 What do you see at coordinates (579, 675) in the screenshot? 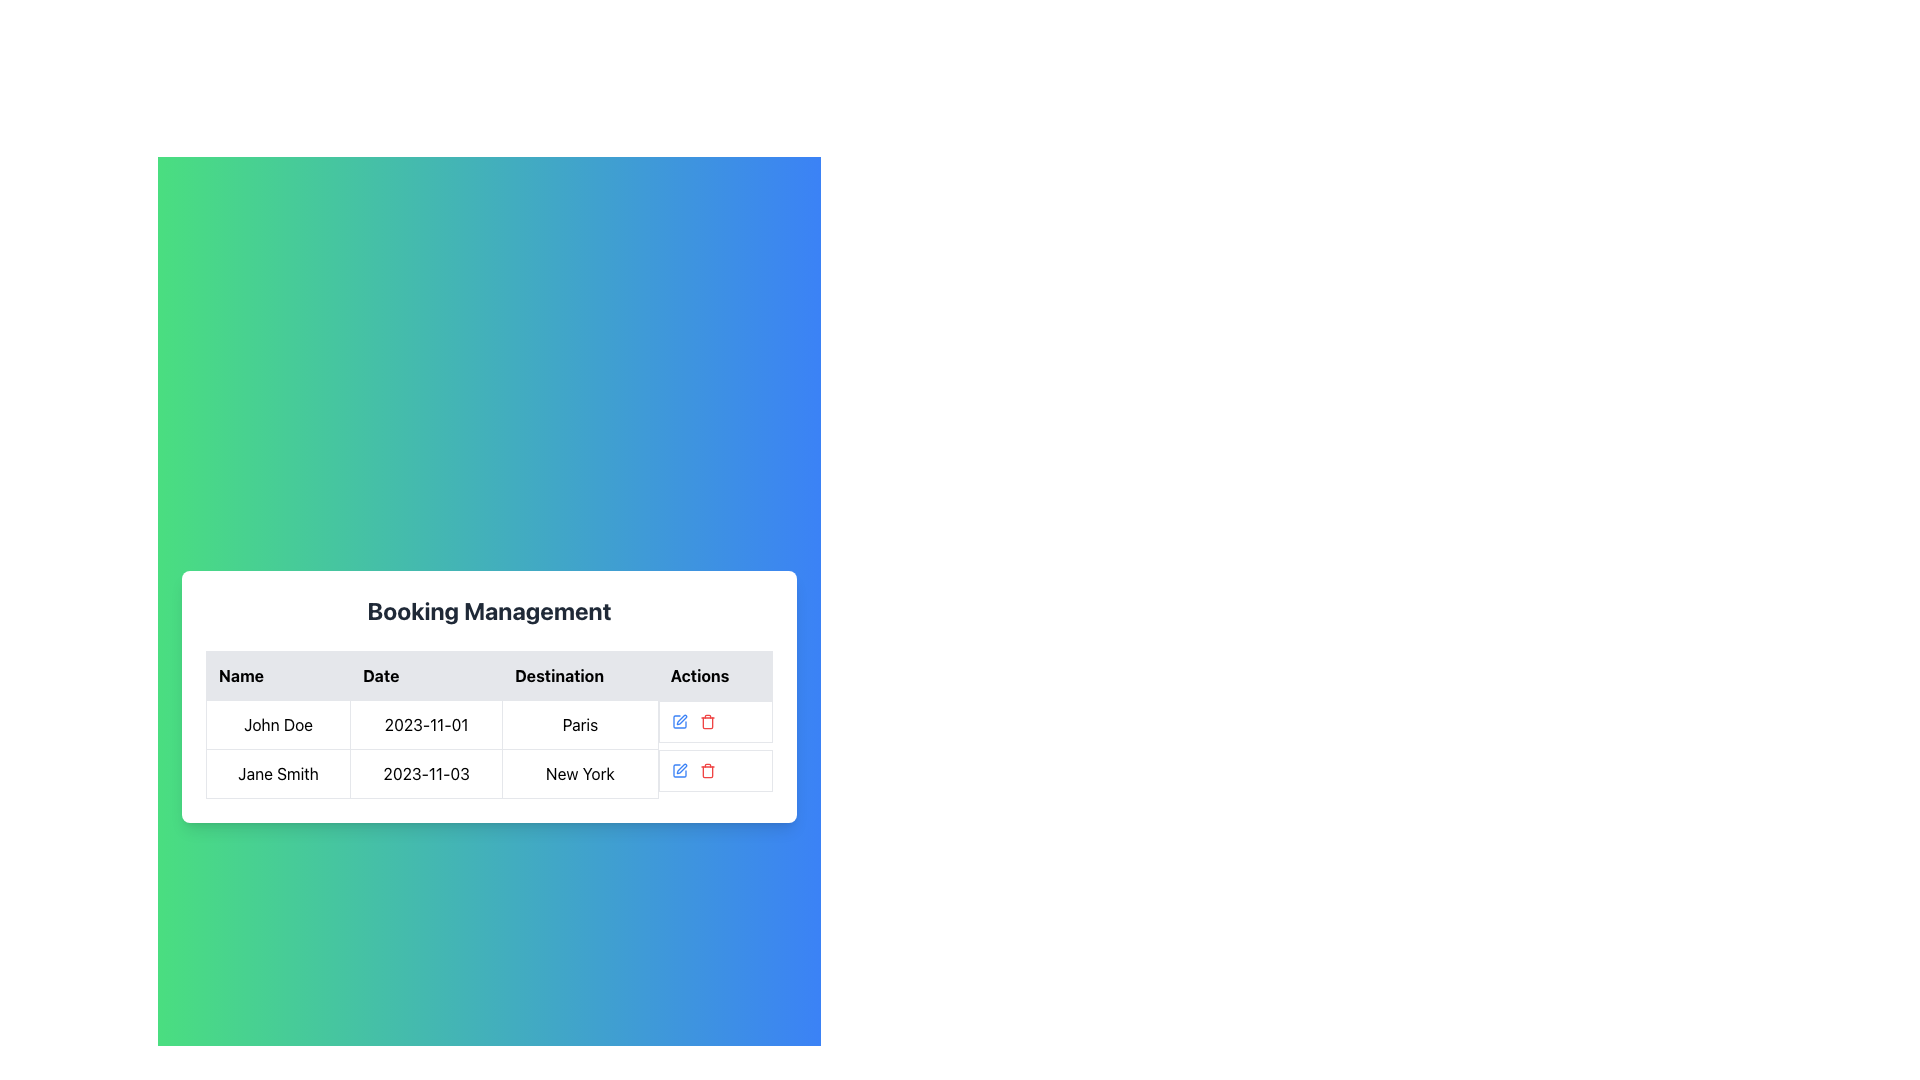
I see `the text label 'Destination', which is a bold font header in a light-gray background, located in the third column of a four-column table header` at bounding box center [579, 675].